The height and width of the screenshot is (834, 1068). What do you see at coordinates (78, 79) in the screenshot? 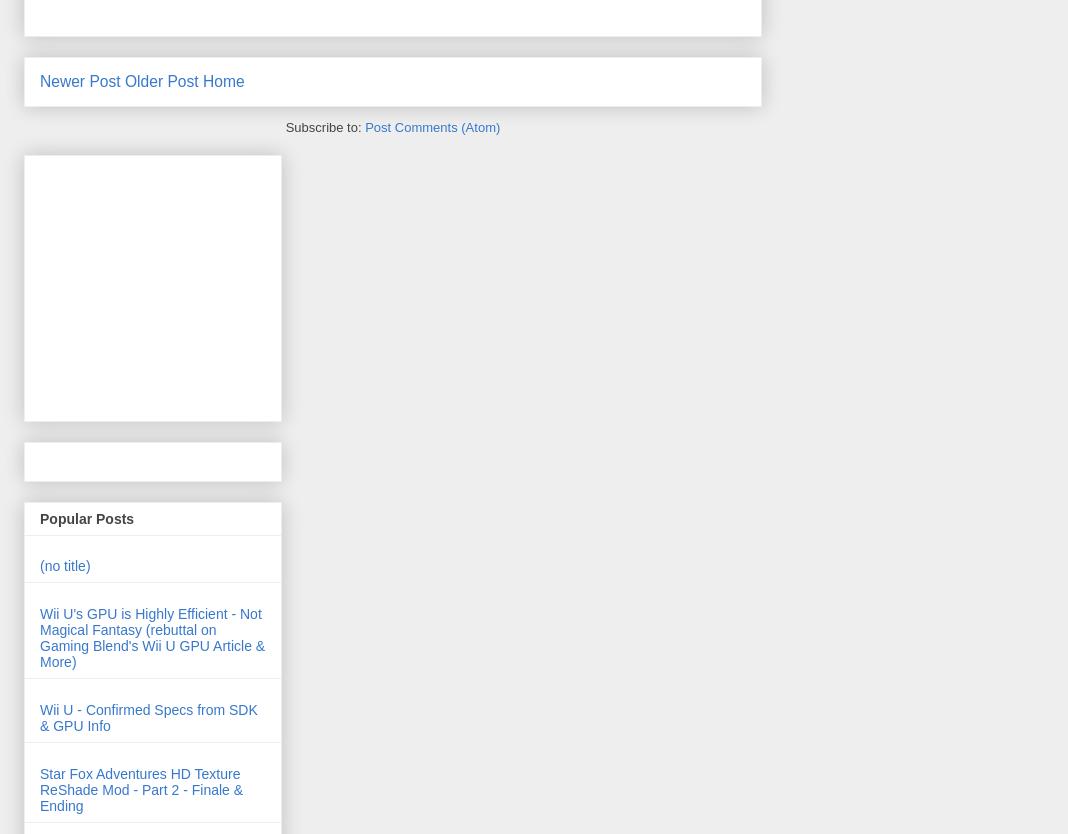
I see `'Newer Post'` at bounding box center [78, 79].